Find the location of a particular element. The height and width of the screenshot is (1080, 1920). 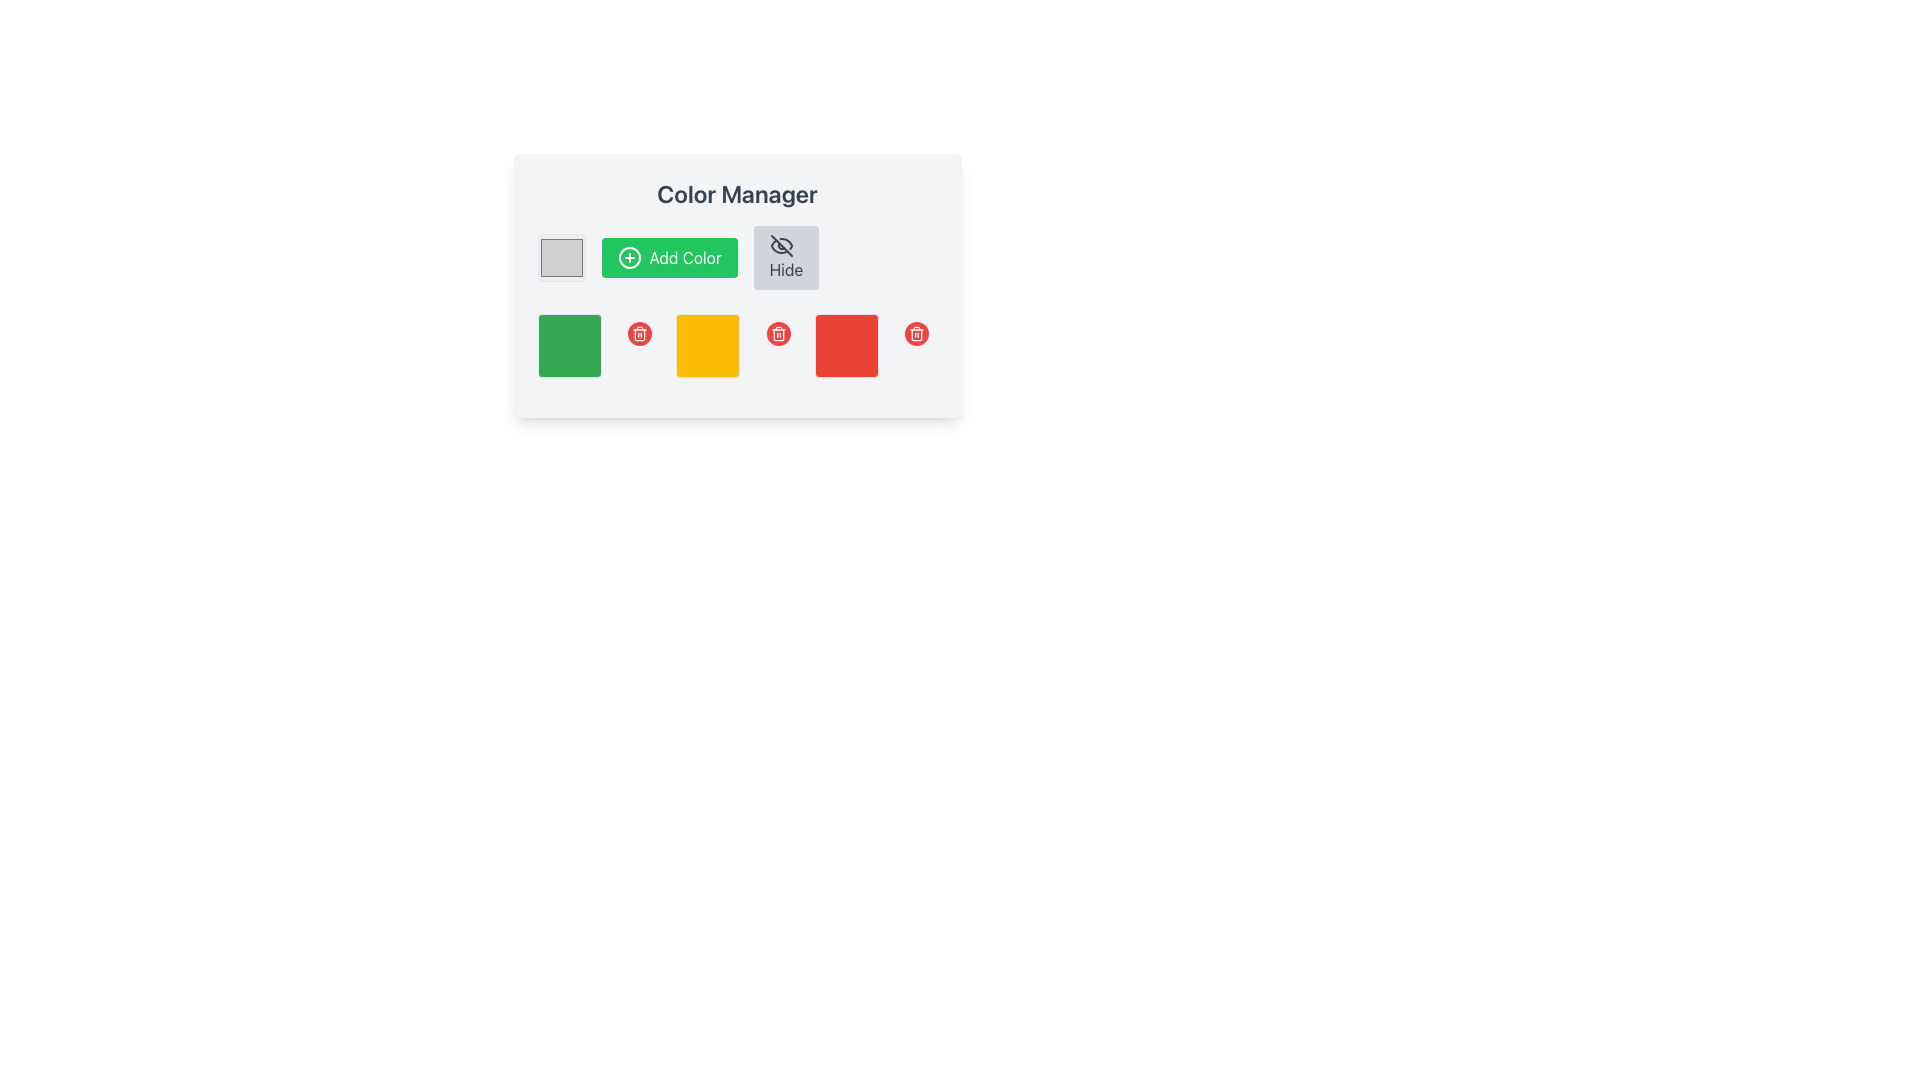

the static display box representing a color selection option in the Color Manager section, located in the middle row among three square boxes is located at coordinates (708, 345).